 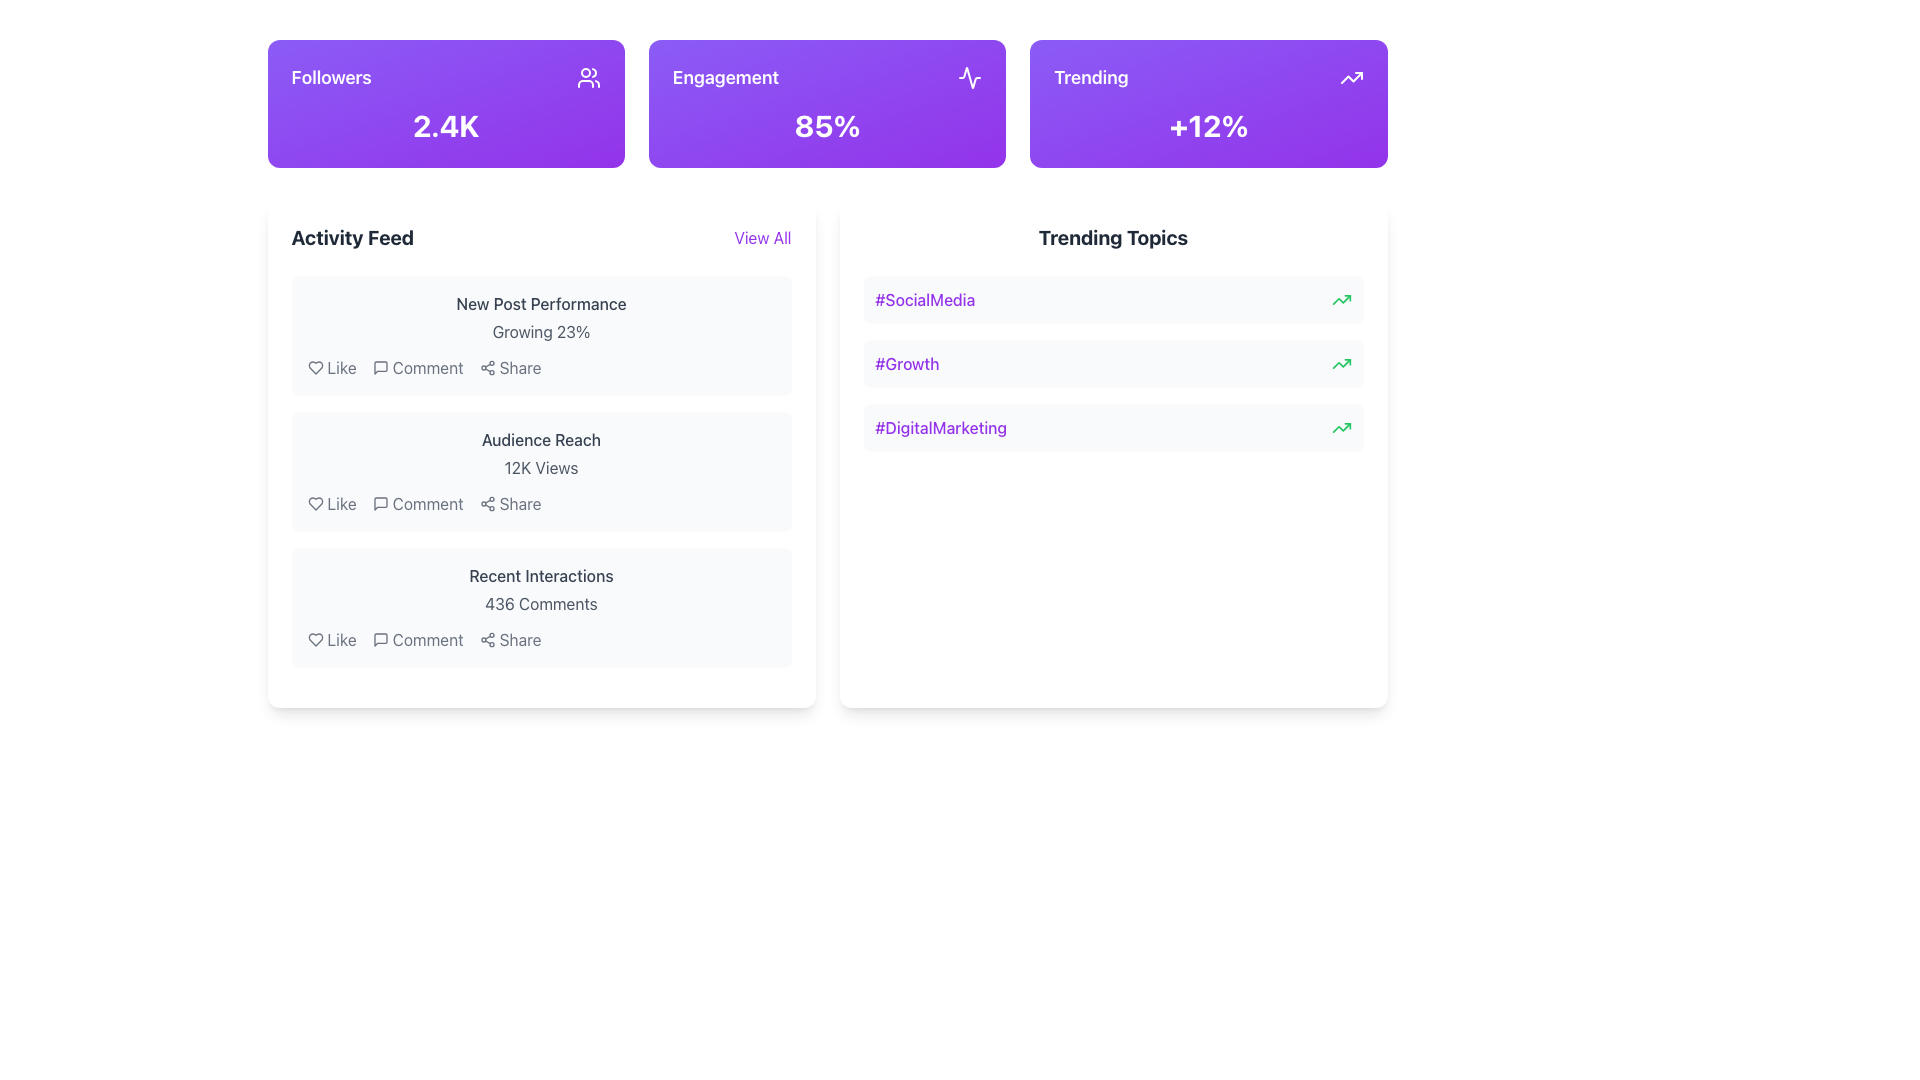 I want to click on the 'Comment' icon located in the 'Recent Interactions' section of the 'Activity Feed', which is positioned to the right of the 'Like' heart icon, so click(x=380, y=640).